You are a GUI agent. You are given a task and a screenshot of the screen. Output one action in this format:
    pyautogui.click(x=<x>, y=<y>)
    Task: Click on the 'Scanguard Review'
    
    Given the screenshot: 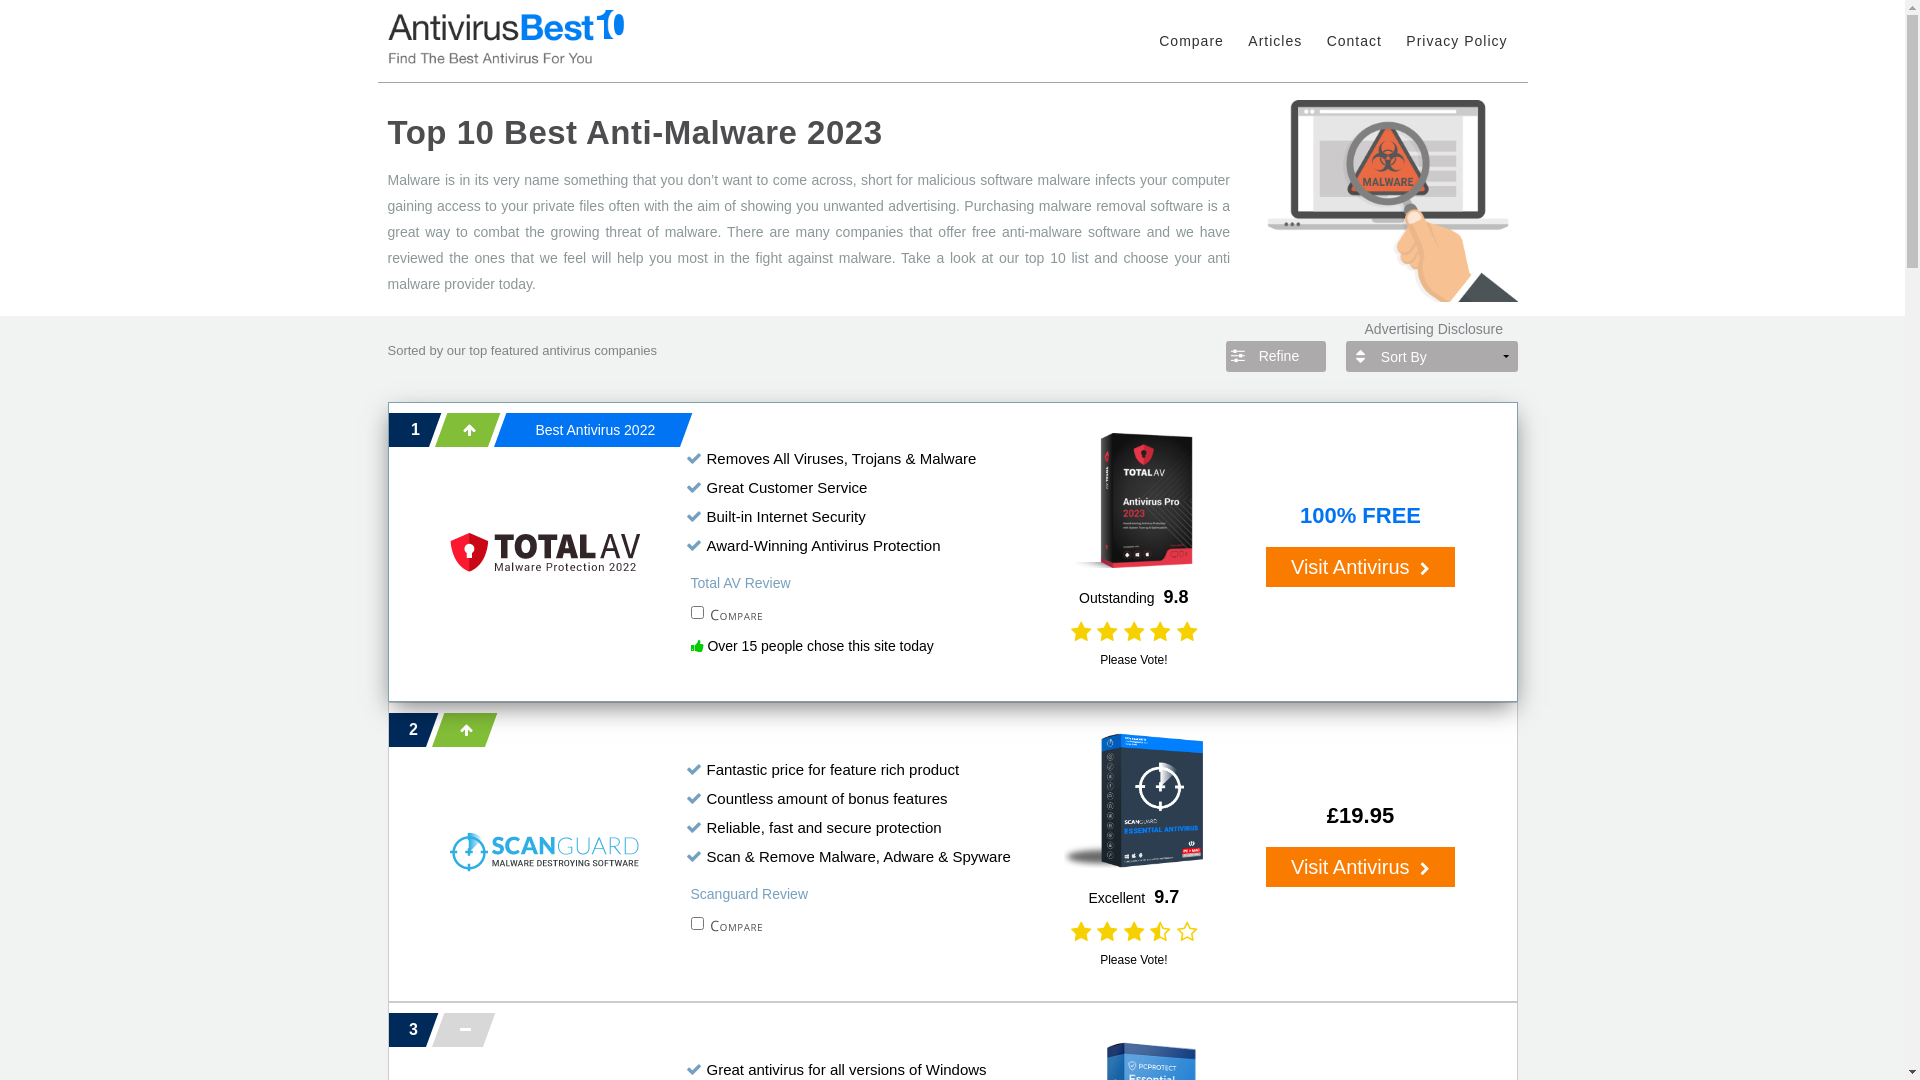 What is the action you would take?
    pyautogui.click(x=690, y=893)
    